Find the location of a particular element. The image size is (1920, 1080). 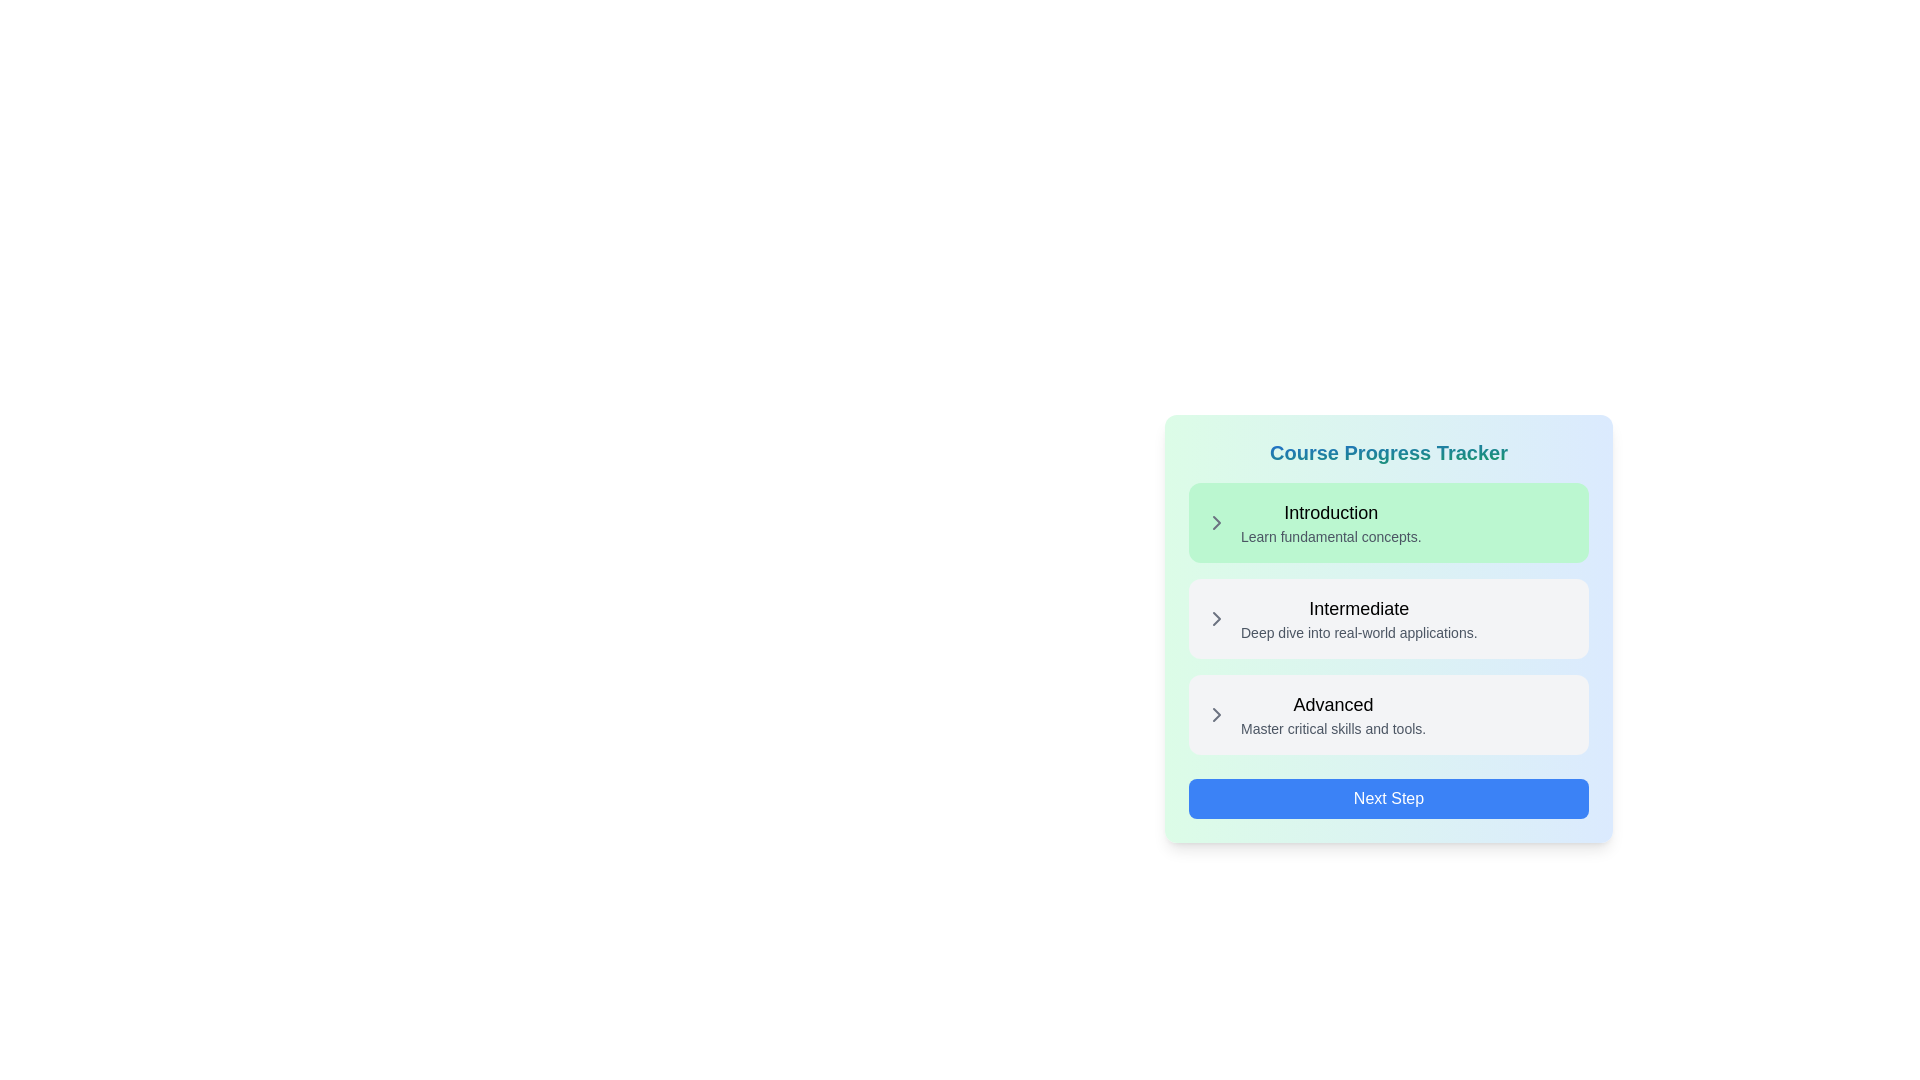

the static text label indicating the 'Intermediate' level in the Course Progress Tracker, which is placed above the supporting text 'Deep dive into real-world applications.' is located at coordinates (1359, 608).